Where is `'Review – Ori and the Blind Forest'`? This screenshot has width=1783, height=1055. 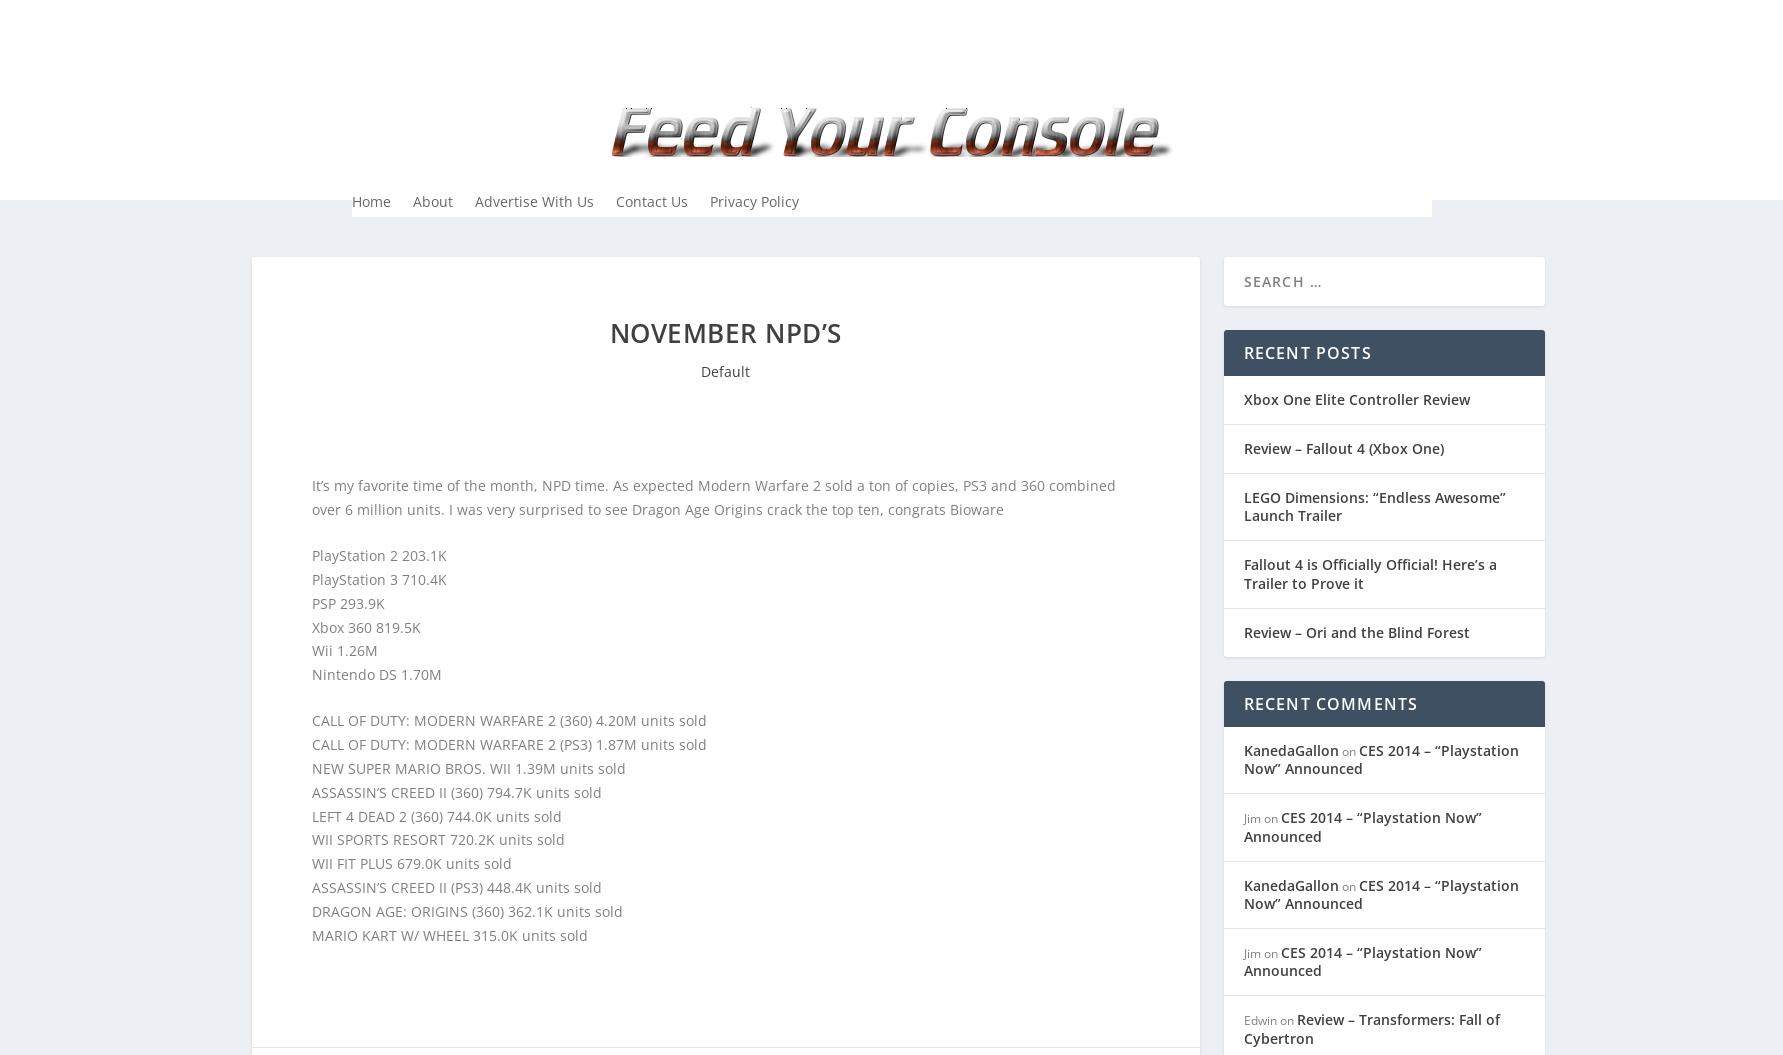 'Review – Ori and the Blind Forest' is located at coordinates (1354, 631).